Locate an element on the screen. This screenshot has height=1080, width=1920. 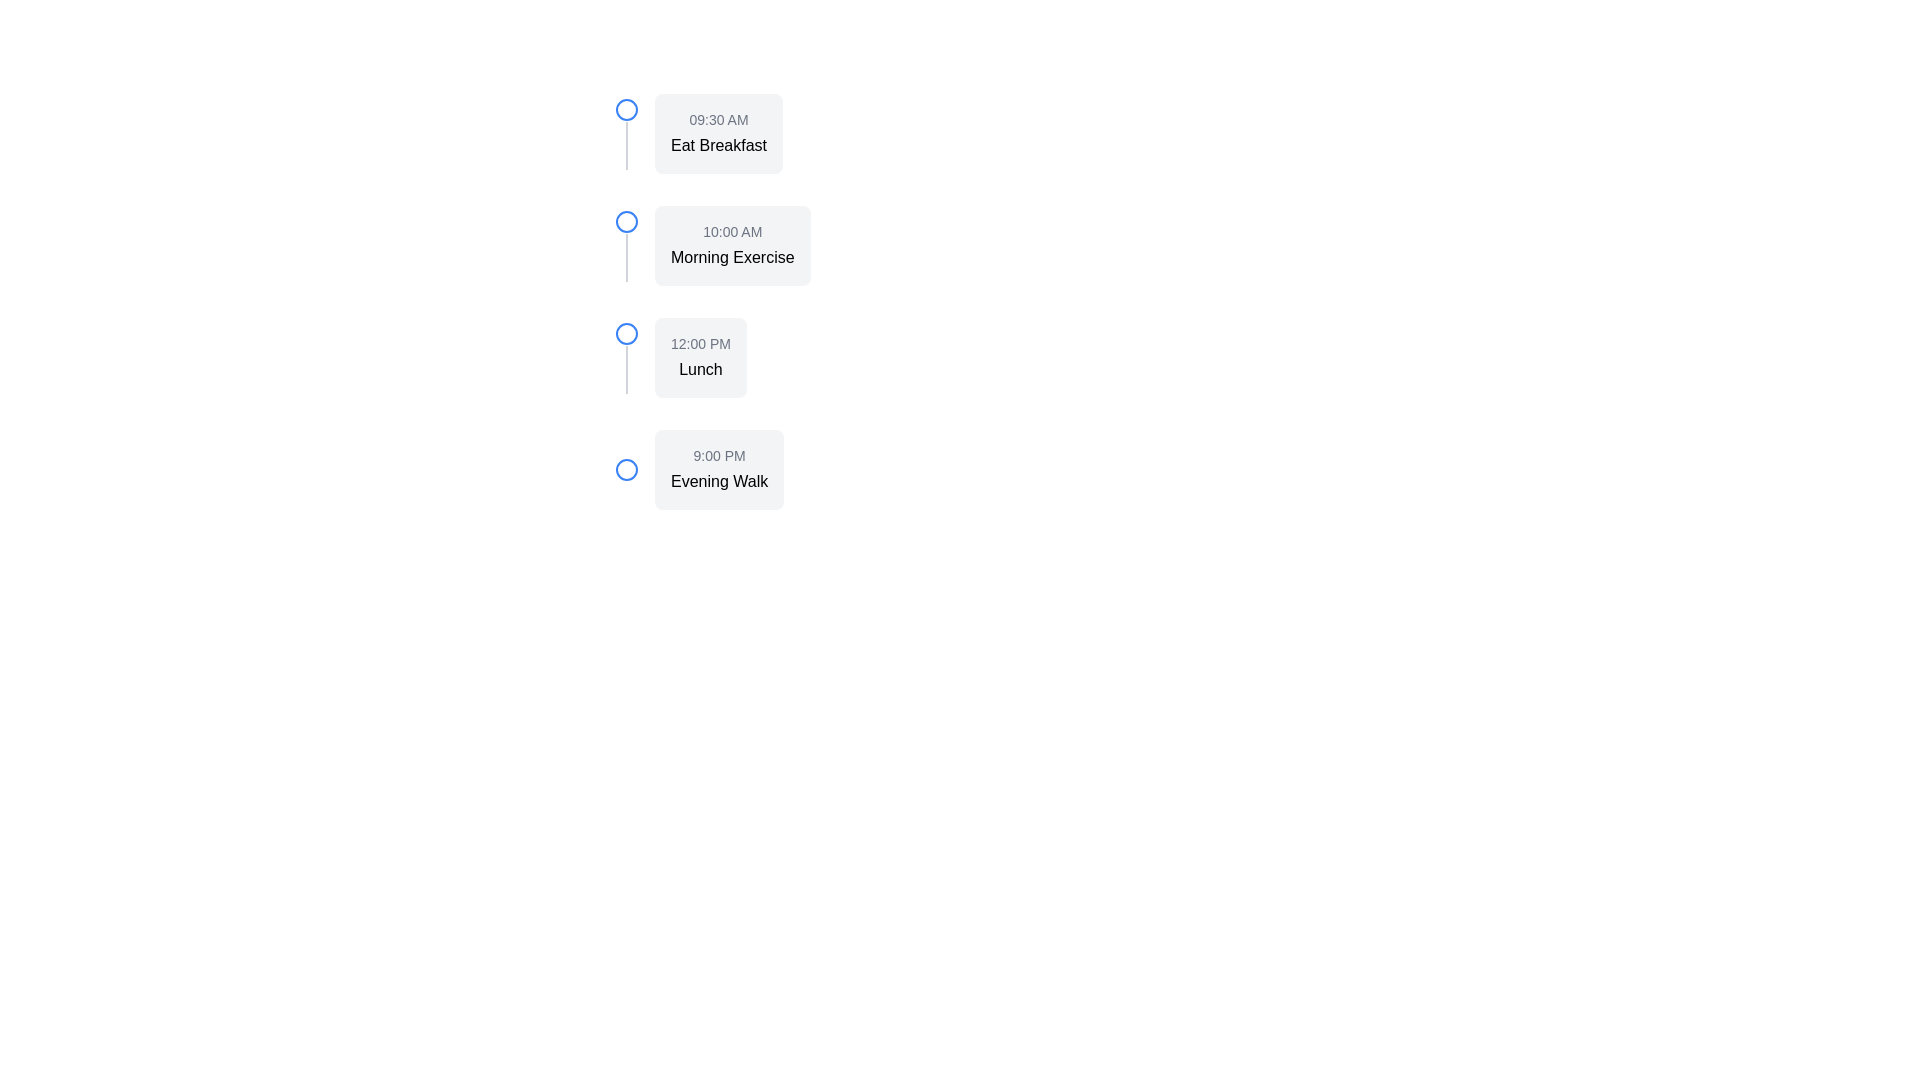
the decorative progress indicator element associated with the '12:00 PM Lunch' entry in the timeline, which features a blue circle at the top and a thin gray vertical line extending downward is located at coordinates (626, 357).